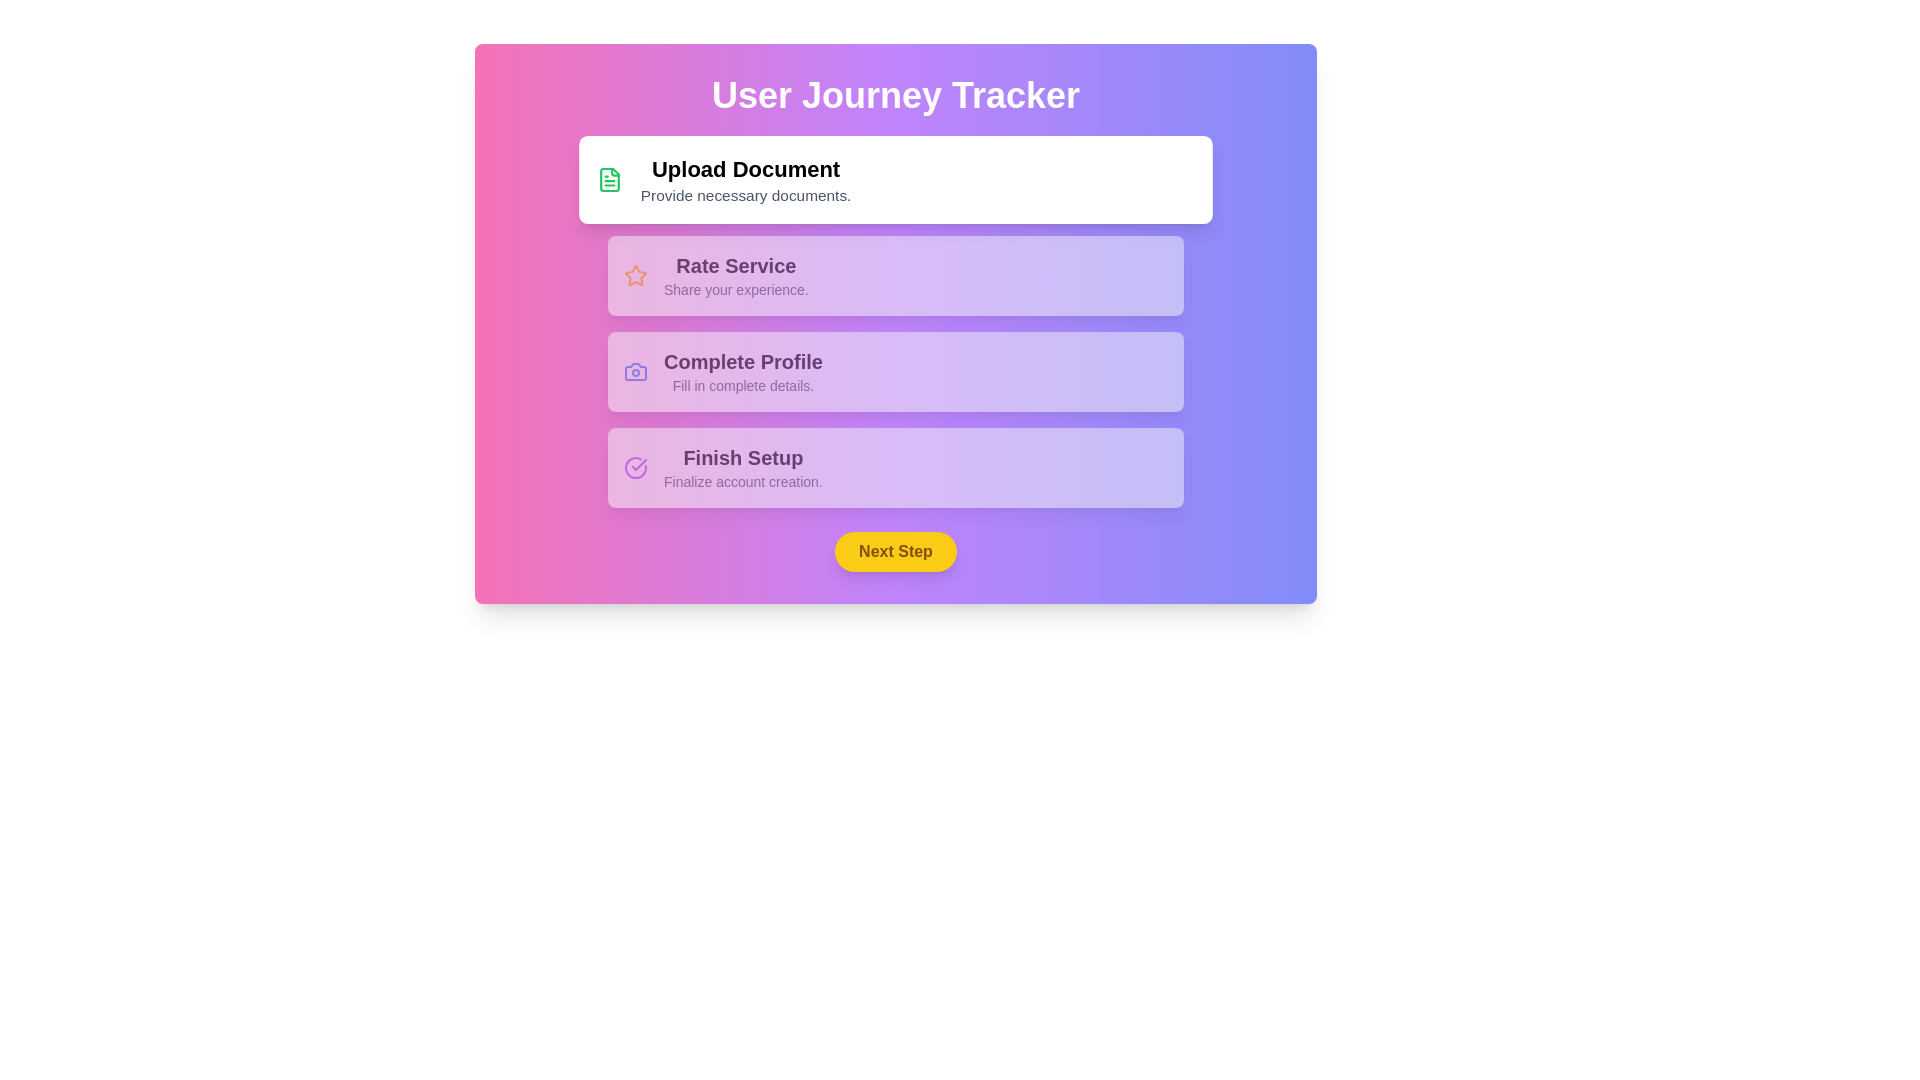 This screenshot has height=1080, width=1920. Describe the element at coordinates (895, 276) in the screenshot. I see `the Information card that prompts the user to rate a service, located as the second card in a vertical sequence of four, positioned below the 'Upload Document' card and above the 'Complete Profile' card` at that location.